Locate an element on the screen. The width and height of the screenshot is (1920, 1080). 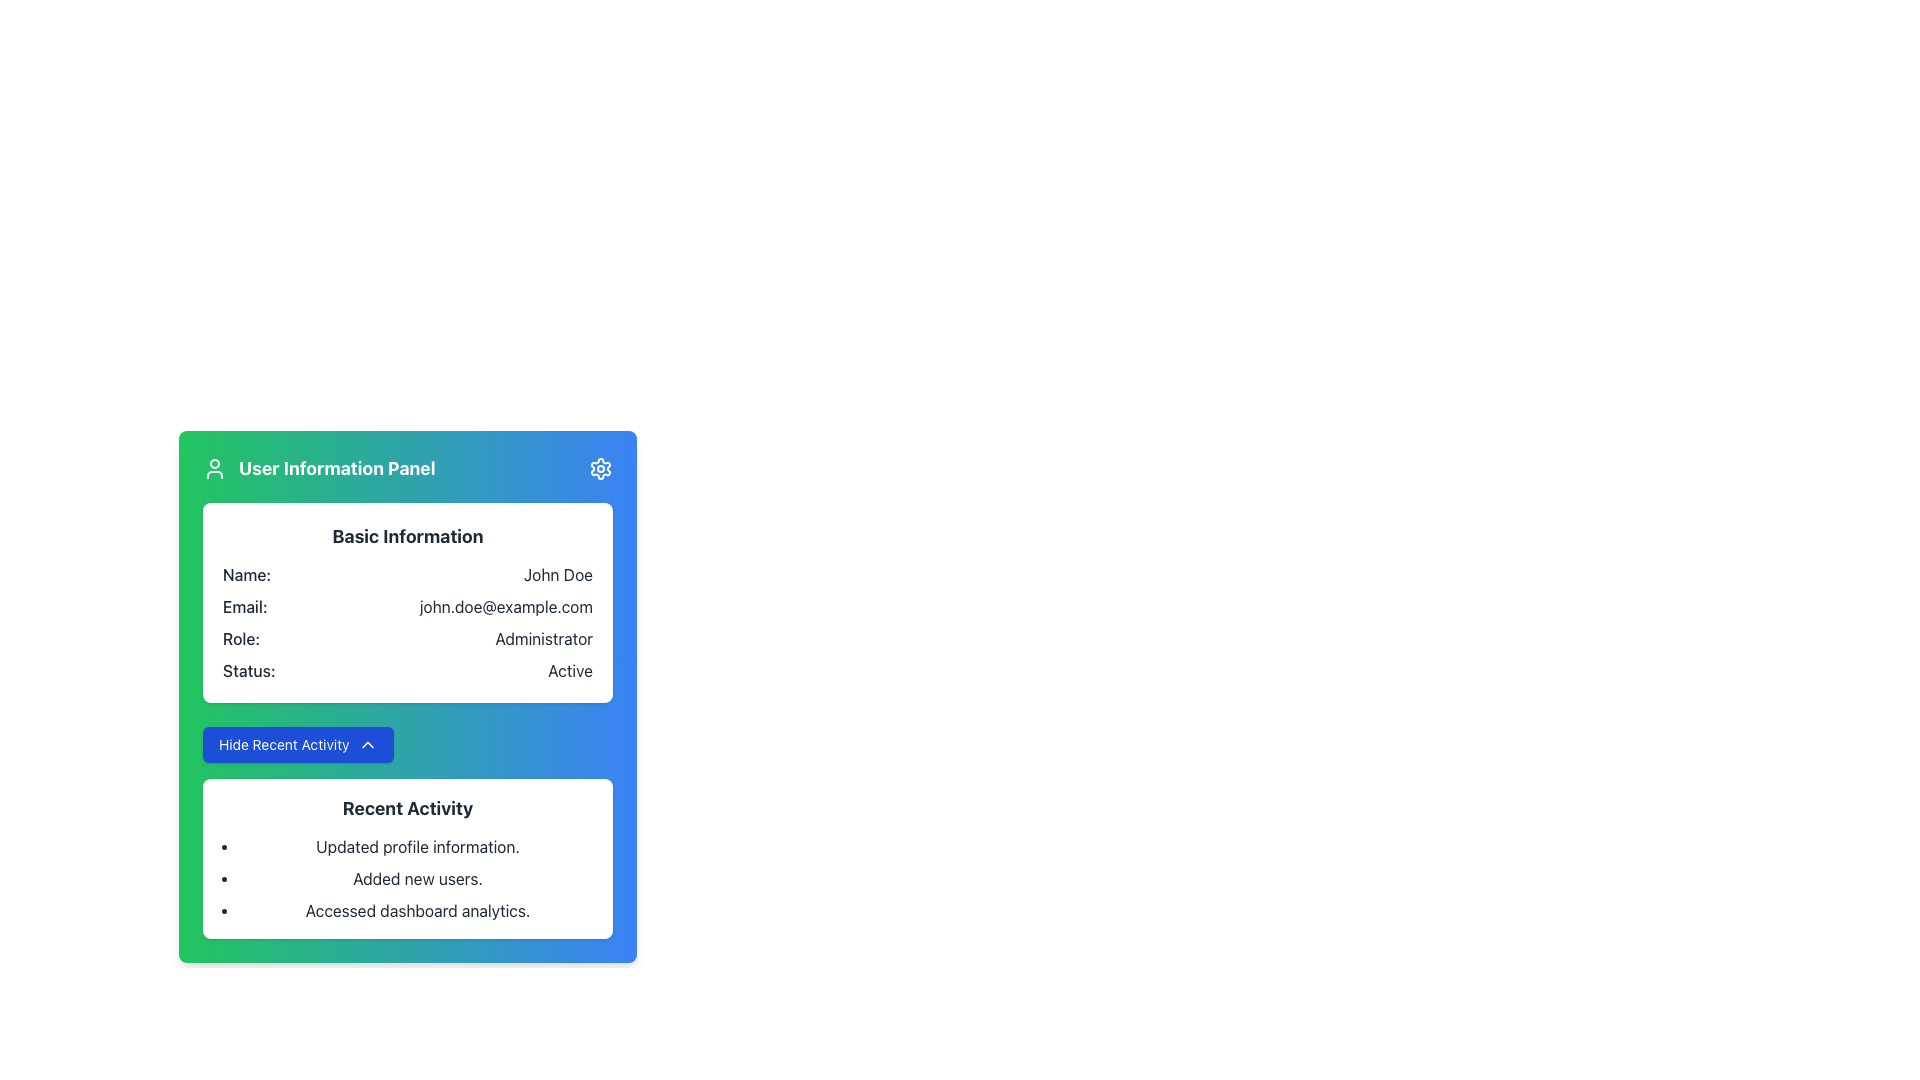
the static text label displaying the word 'Active', which is located in the 'Status' field of the 'Basic Information' section is located at coordinates (569, 671).